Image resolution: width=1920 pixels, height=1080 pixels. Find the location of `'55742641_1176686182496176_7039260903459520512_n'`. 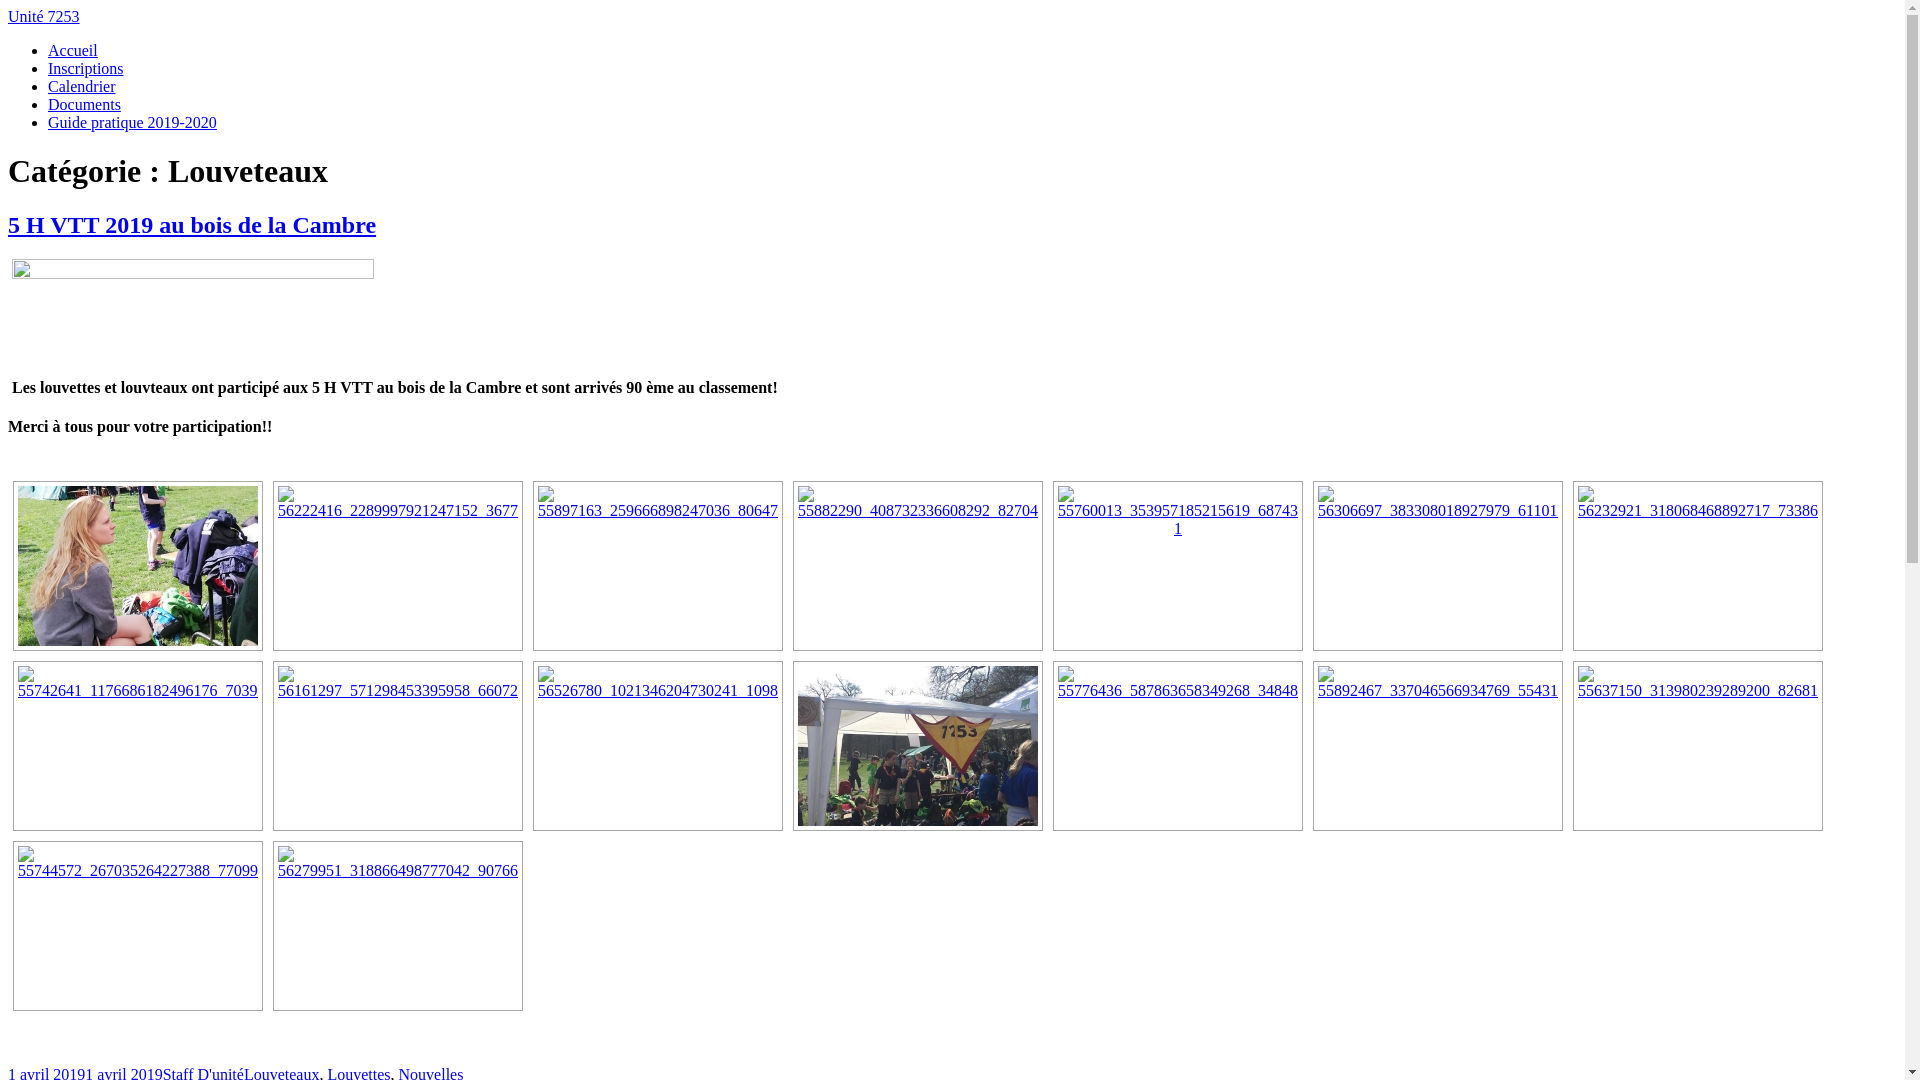

'55742641_1176686182496176_7039260903459520512_n' is located at coordinates (137, 745).